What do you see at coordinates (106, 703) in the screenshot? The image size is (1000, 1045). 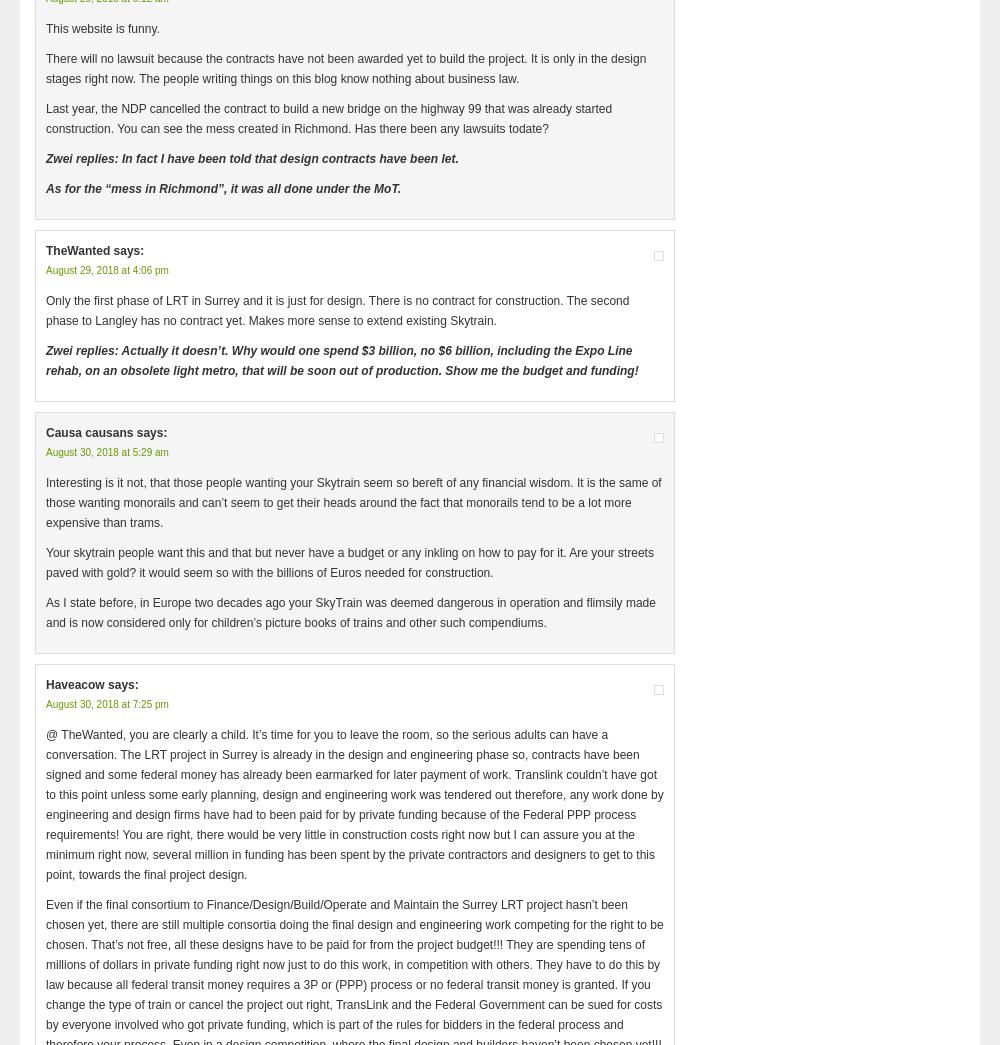 I see `'August 30, 2018 at 7:25 pm'` at bounding box center [106, 703].